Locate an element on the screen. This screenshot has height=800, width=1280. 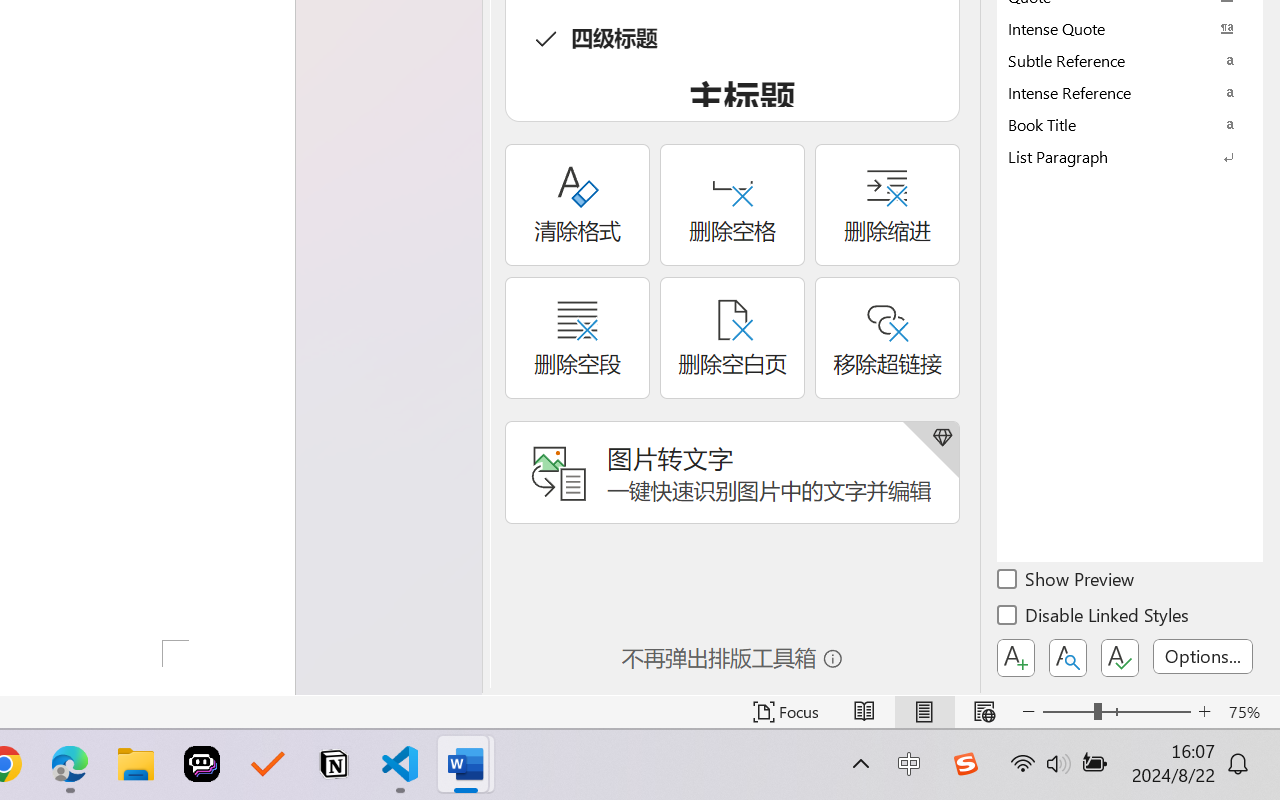
'Zoom In' is located at coordinates (1204, 711).